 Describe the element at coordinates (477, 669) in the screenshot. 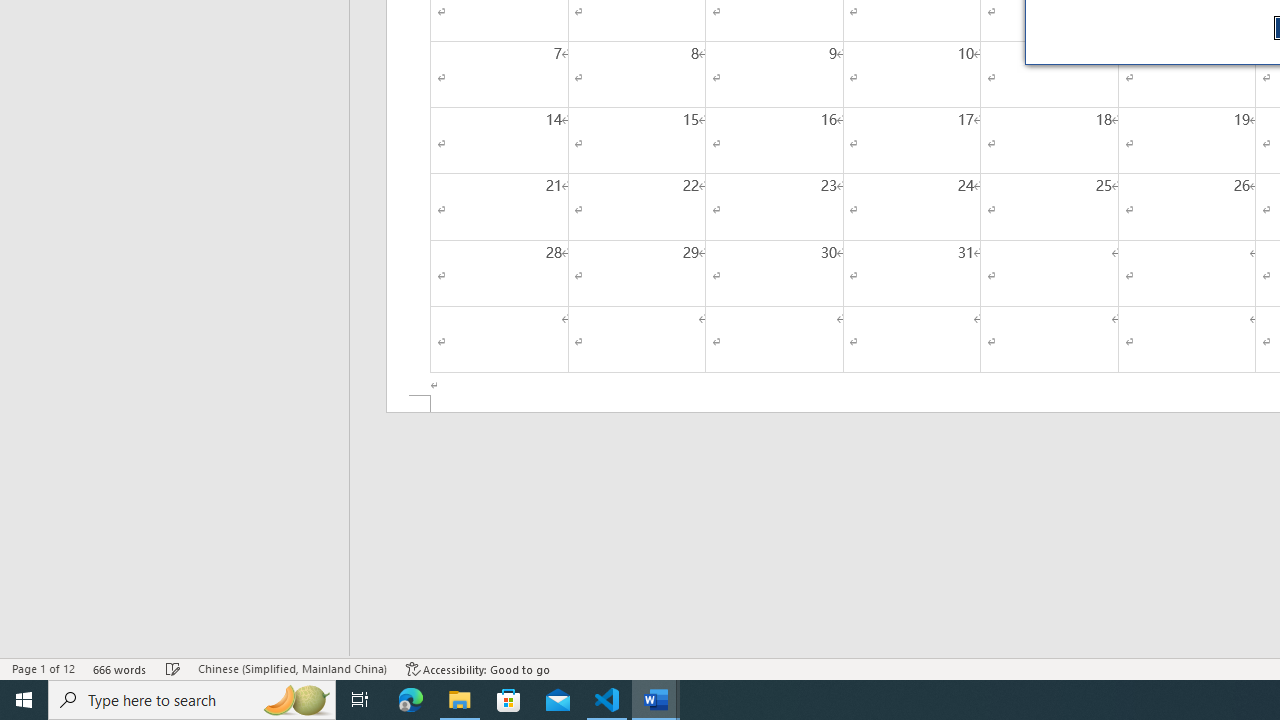

I see `'Accessibility Checker Accessibility: Good to go'` at that location.